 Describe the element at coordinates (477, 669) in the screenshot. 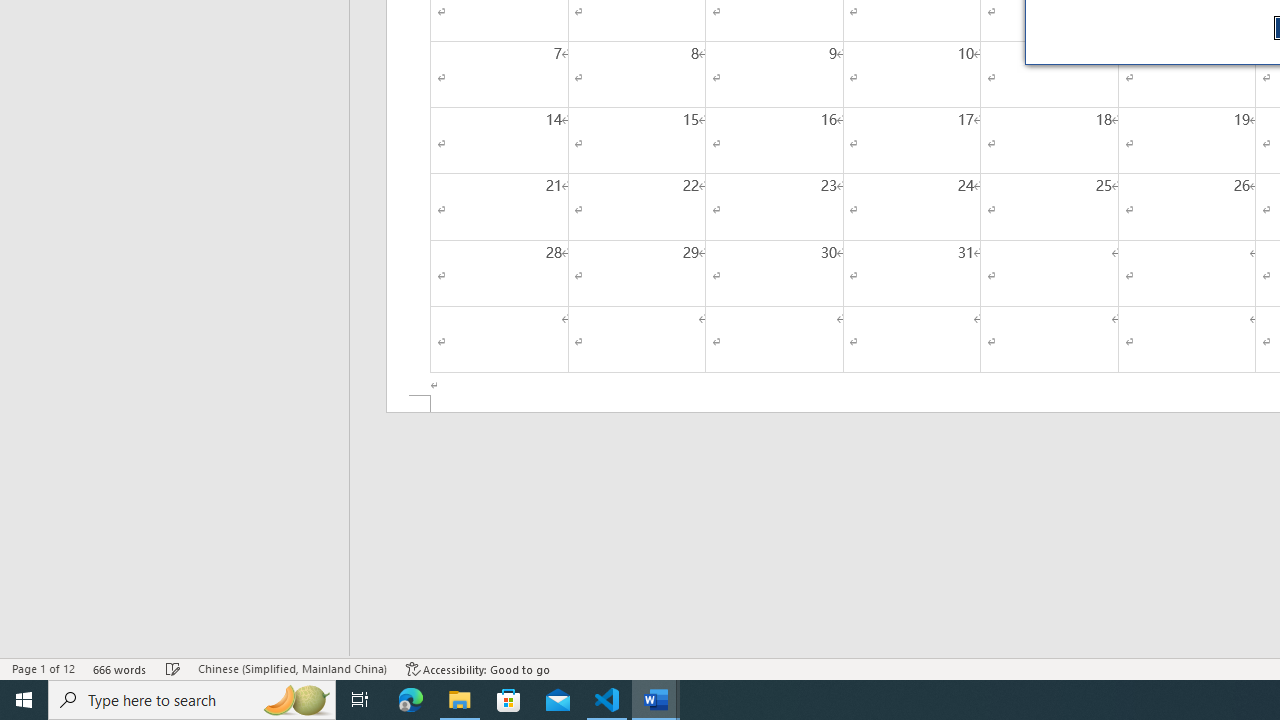

I see `'Accessibility Checker Accessibility: Good to go'` at that location.